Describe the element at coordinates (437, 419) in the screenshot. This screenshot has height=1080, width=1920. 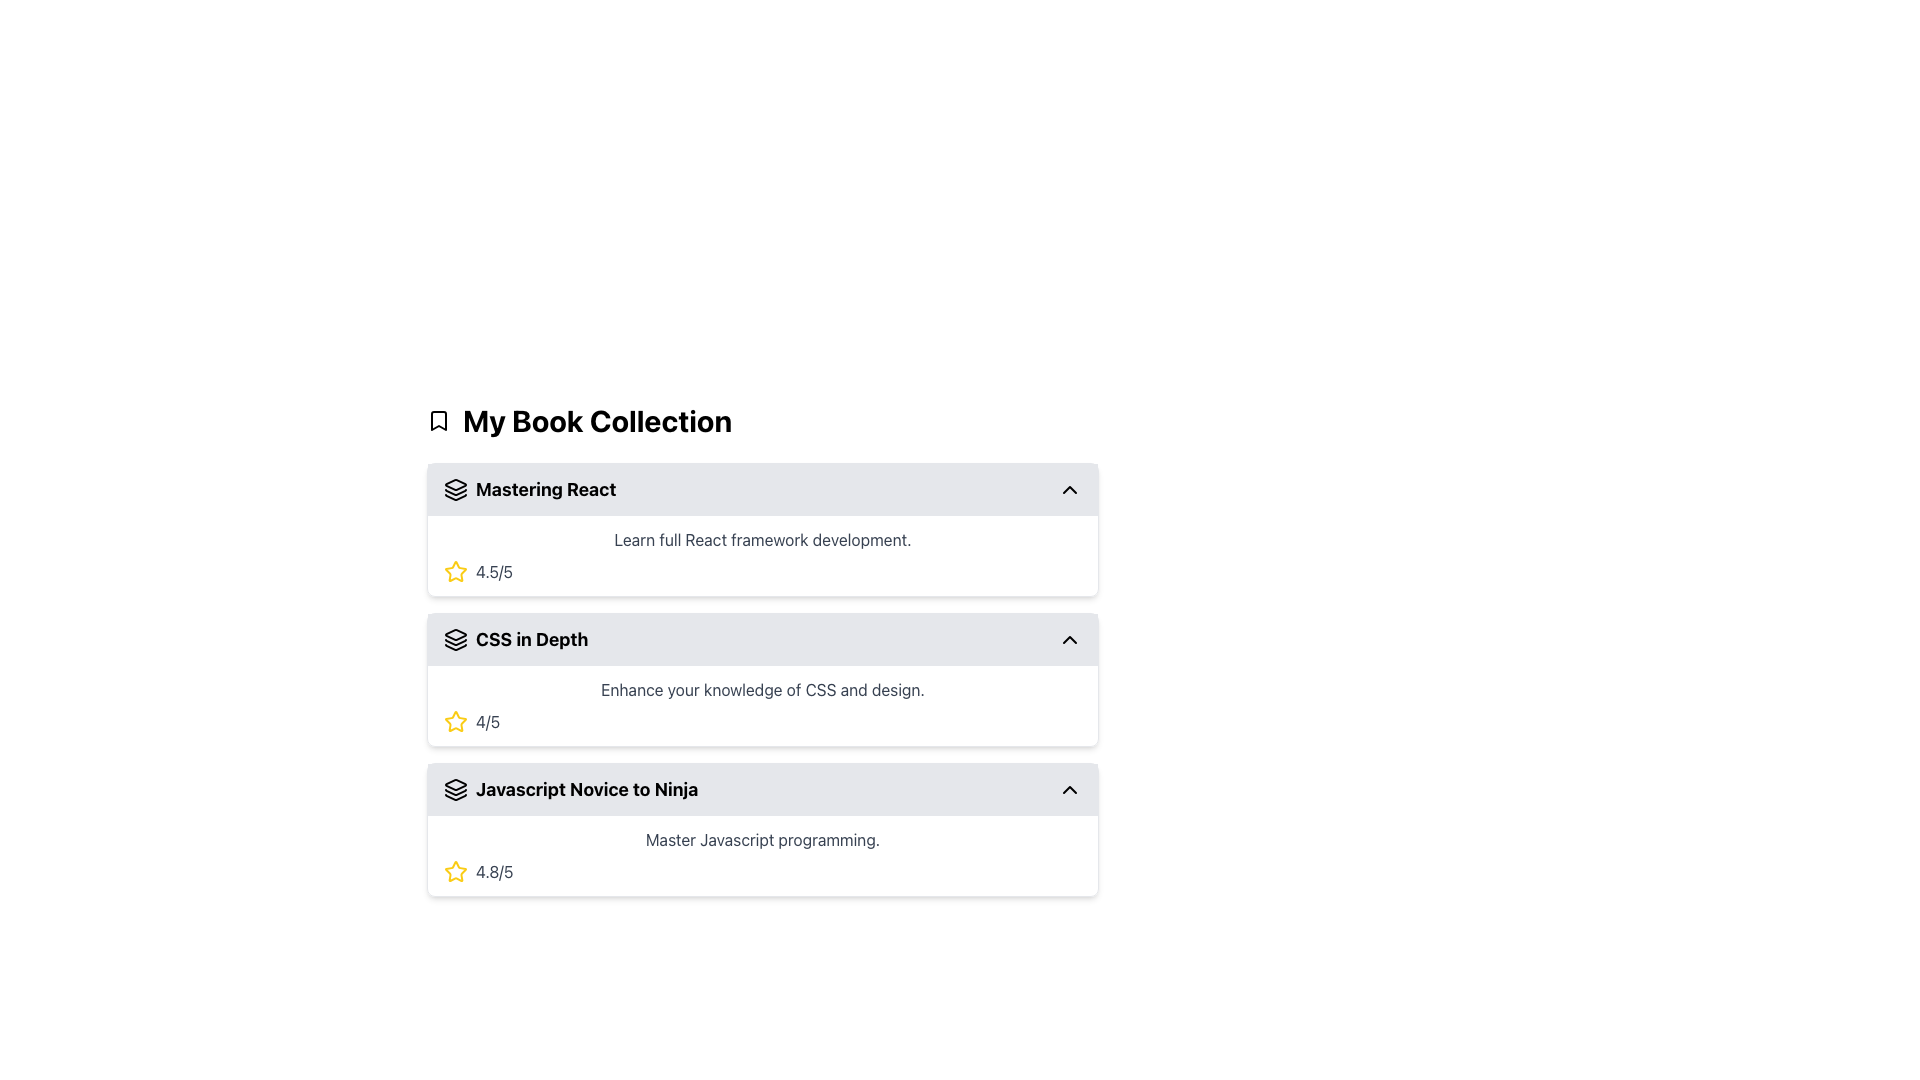
I see `the bookmark icon located at the far left of the header section, which features a minimalistic black design with distinct strokes and is adjacent to the text 'My Book Collection'` at that location.